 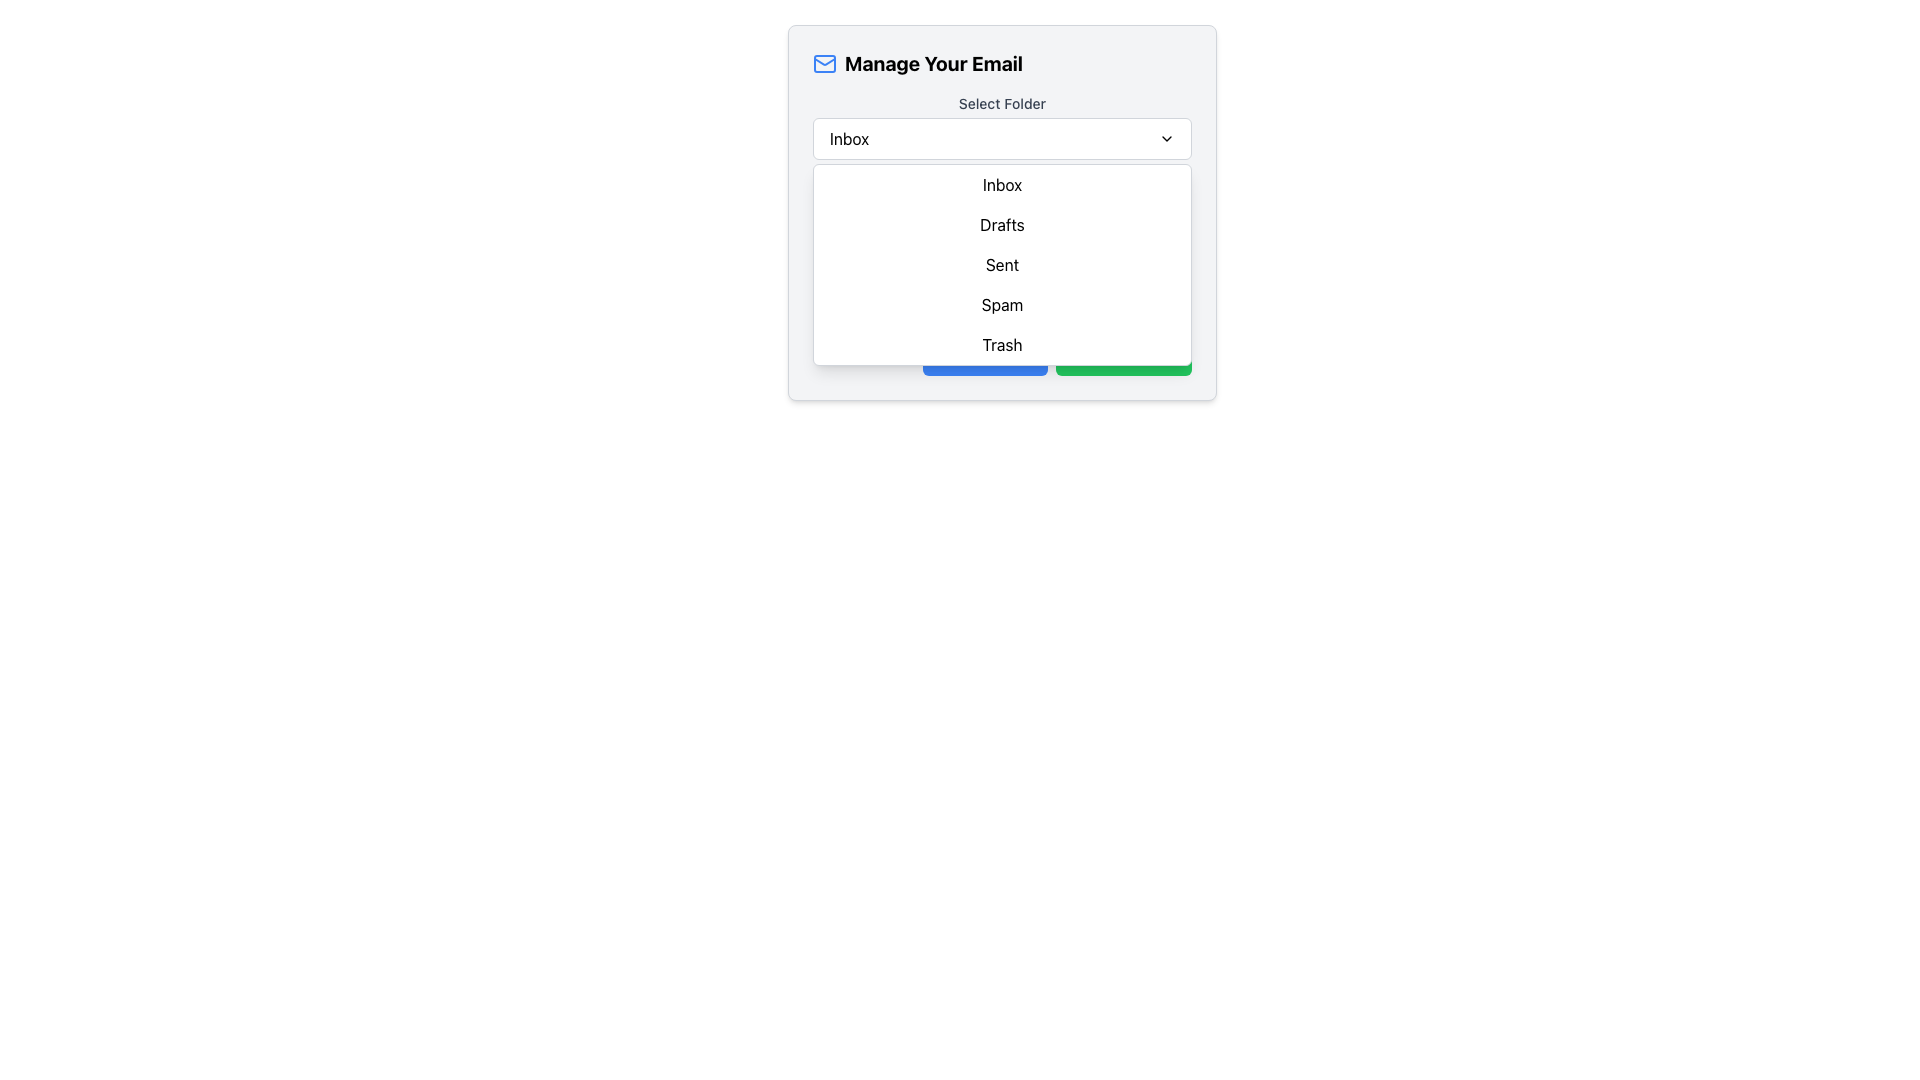 What do you see at coordinates (1002, 343) in the screenshot?
I see `to select the 'Trash' option in the dropdown menu located in the 'Manage Your Email' modal, which is the fifth item in the list` at bounding box center [1002, 343].